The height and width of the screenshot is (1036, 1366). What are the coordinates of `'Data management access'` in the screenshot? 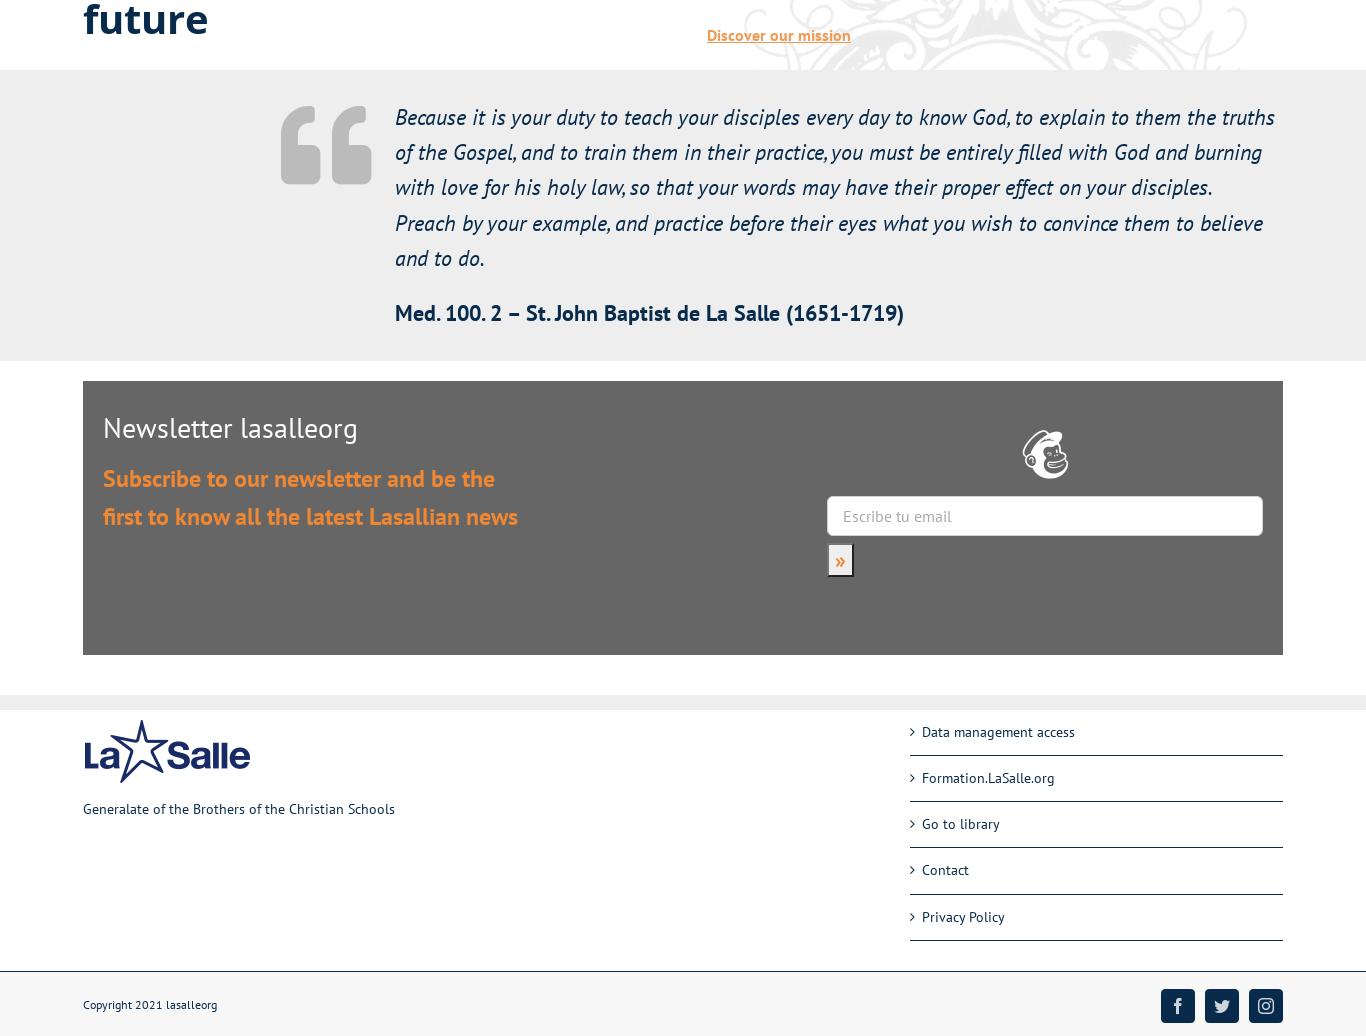 It's located at (997, 731).